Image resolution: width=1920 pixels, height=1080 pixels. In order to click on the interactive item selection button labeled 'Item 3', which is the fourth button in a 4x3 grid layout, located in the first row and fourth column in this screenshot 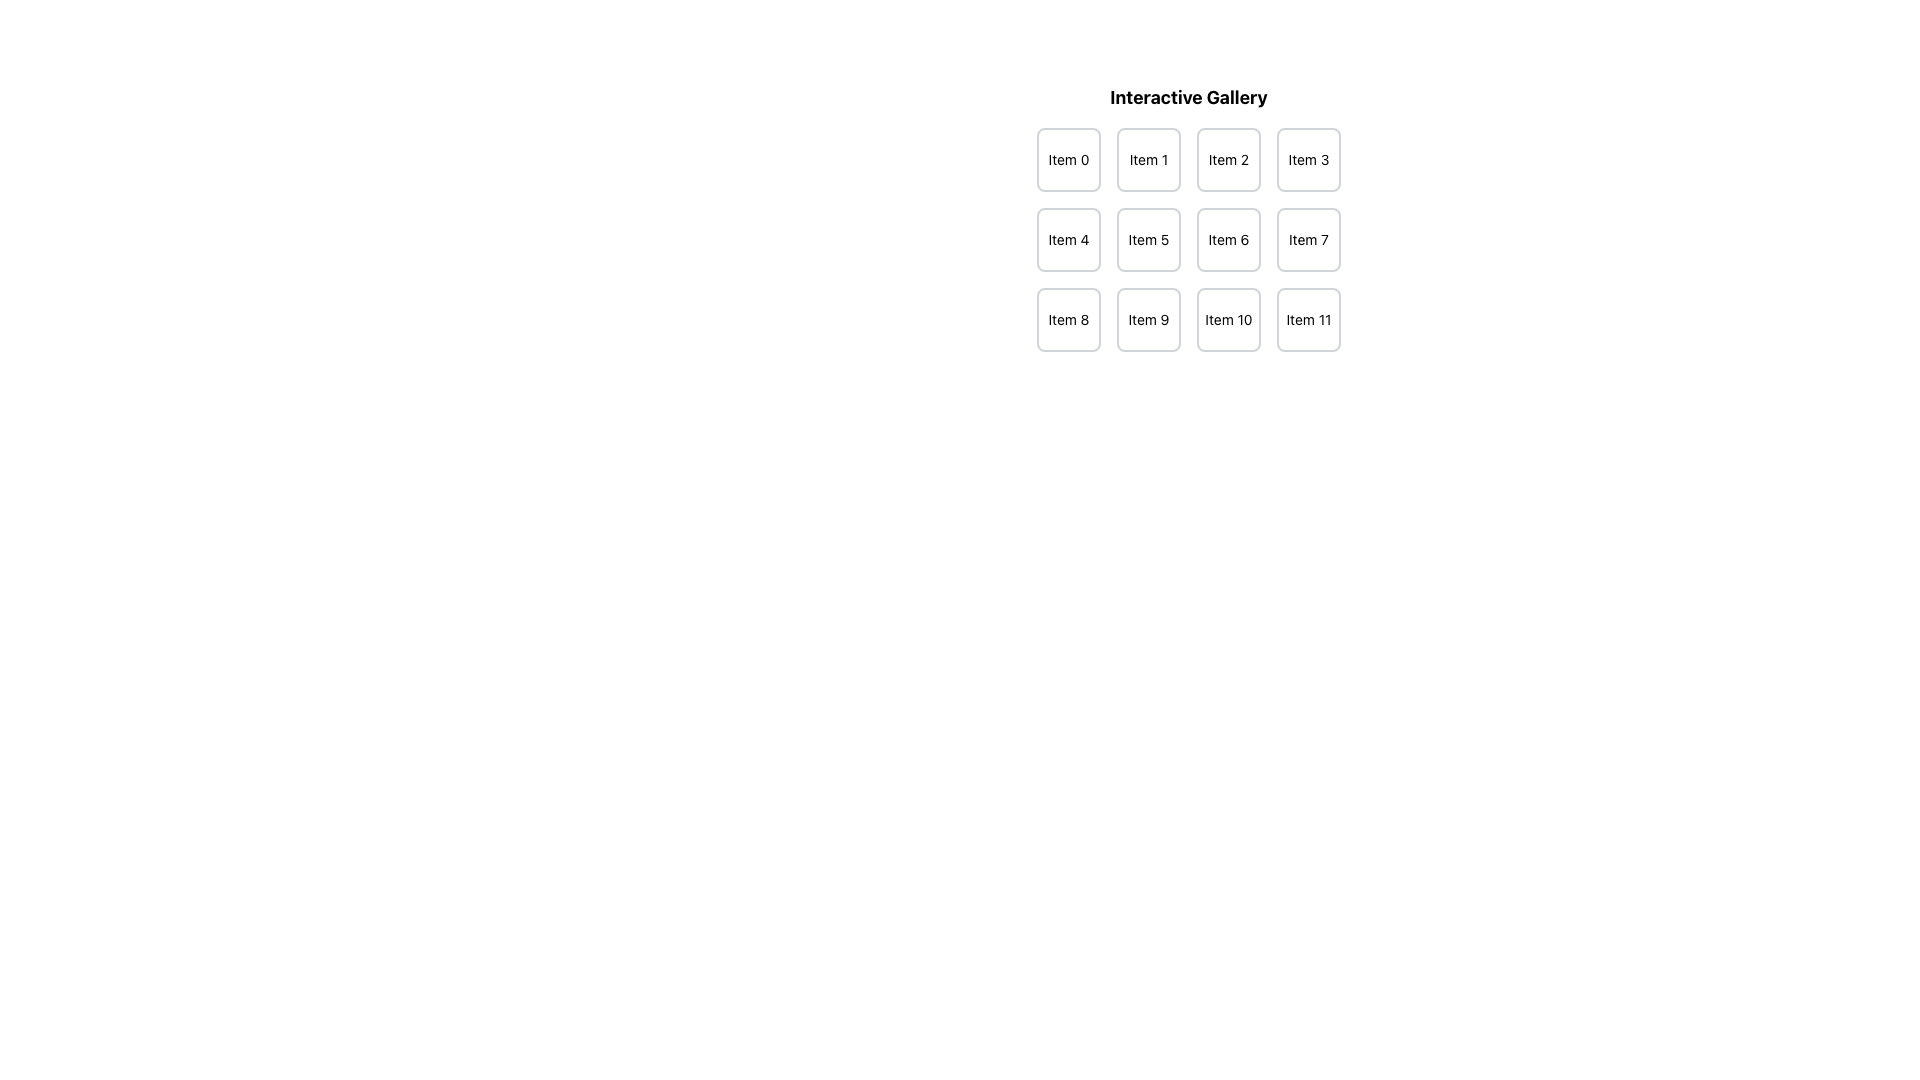, I will do `click(1309, 158)`.